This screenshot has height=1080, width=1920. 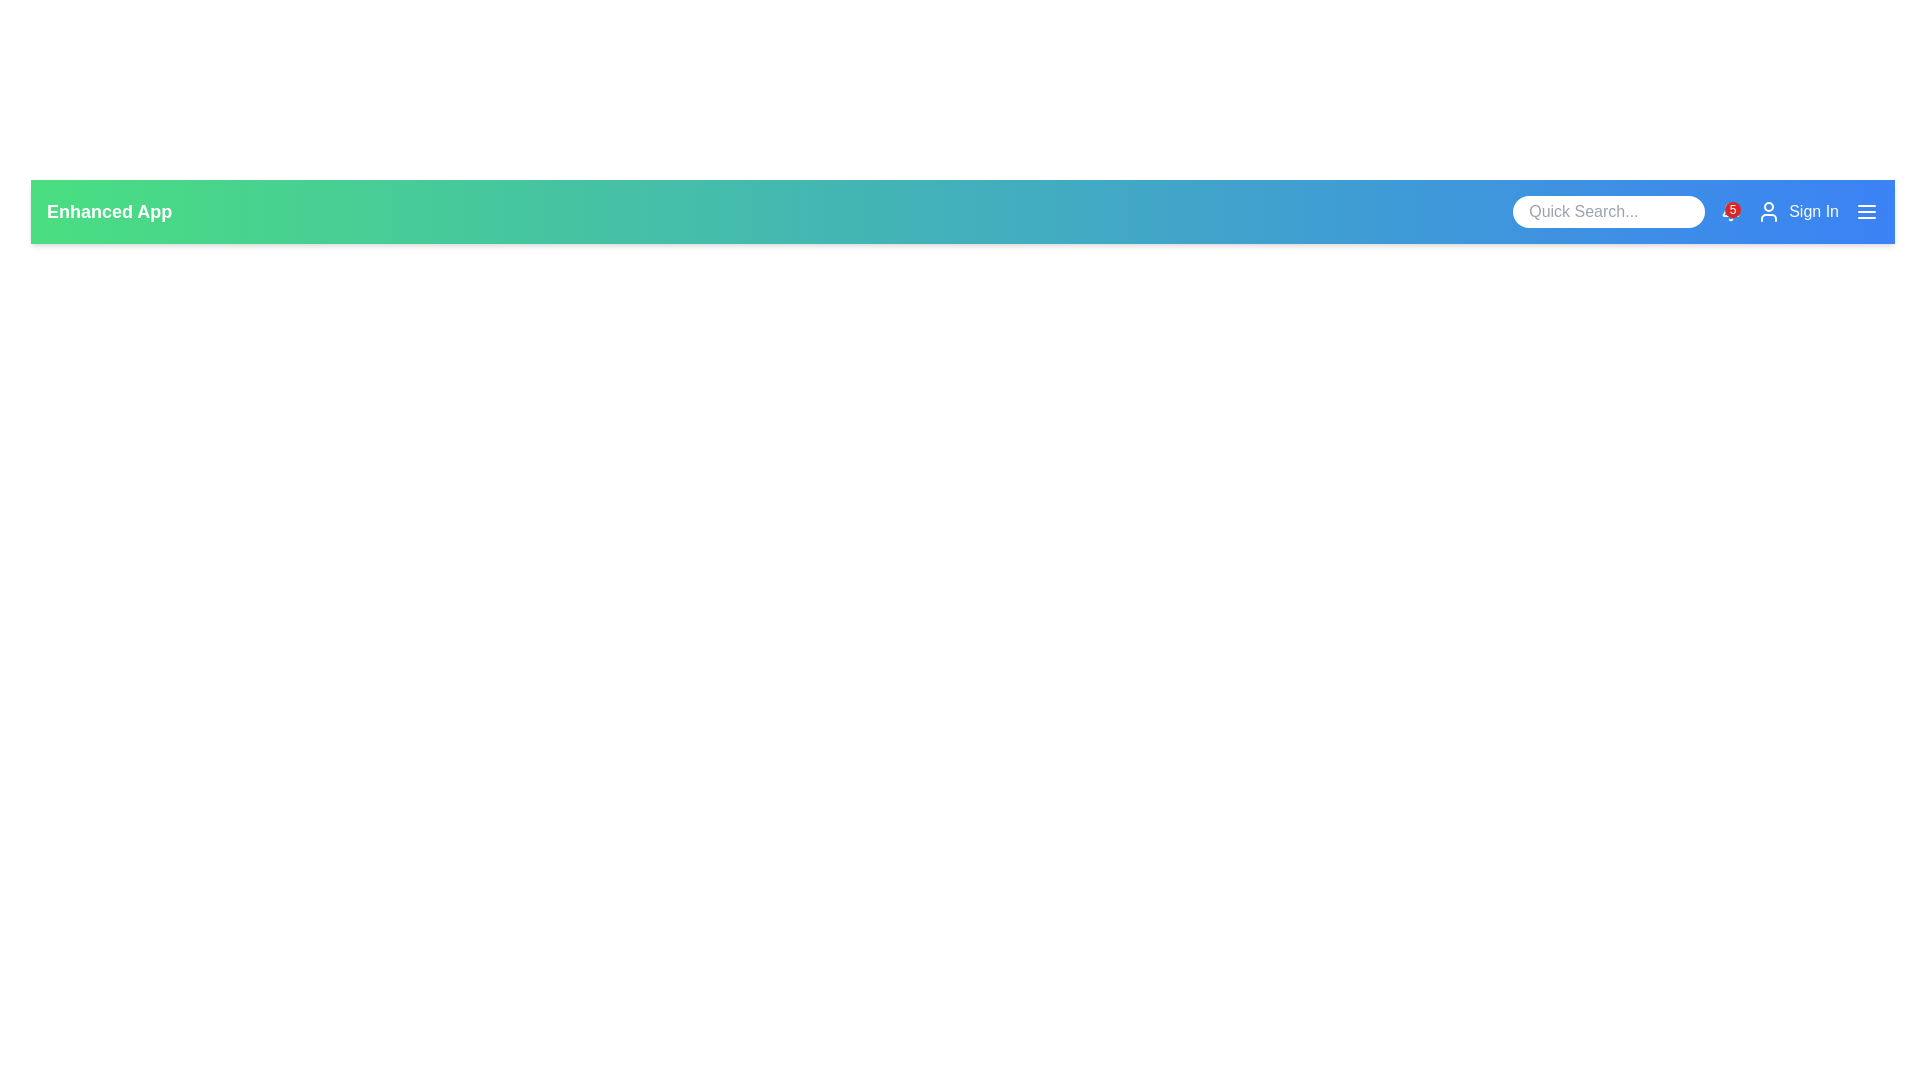 What do you see at coordinates (1866, 212) in the screenshot?
I see `the menu button located at the far right of the app bar` at bounding box center [1866, 212].